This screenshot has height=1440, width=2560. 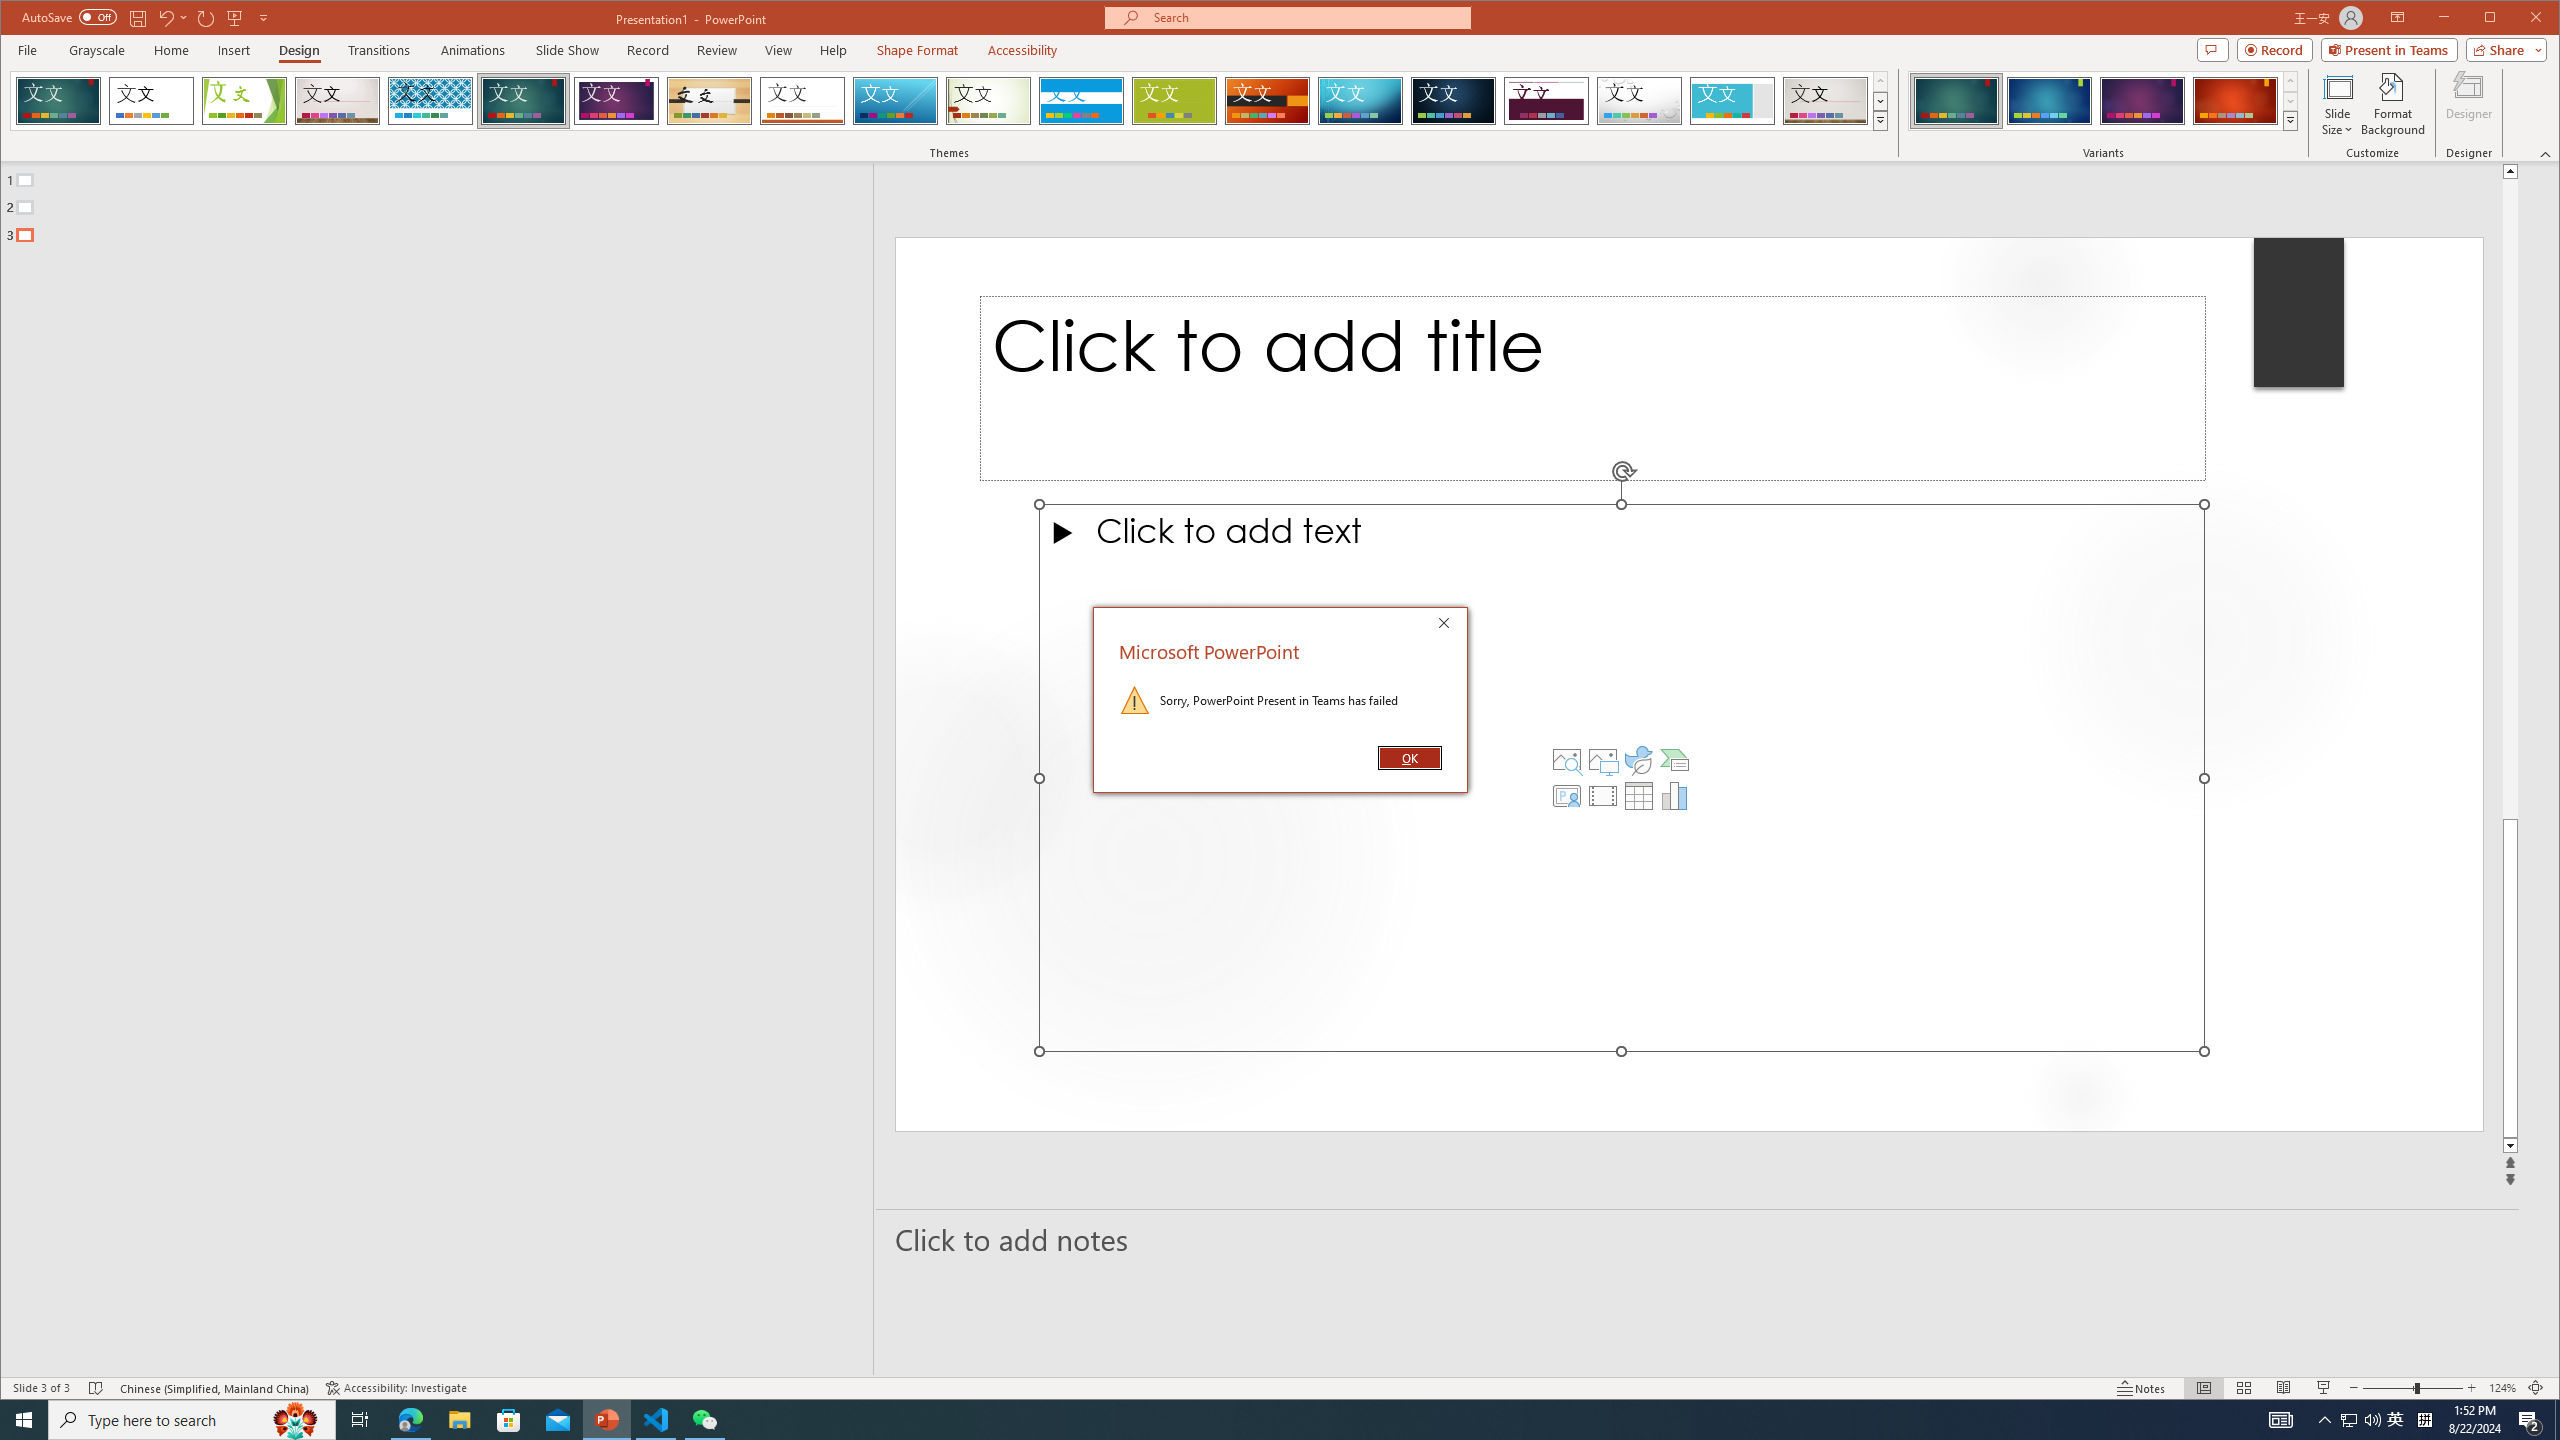 I want to click on 'Ion Boardroom', so click(x=615, y=100).